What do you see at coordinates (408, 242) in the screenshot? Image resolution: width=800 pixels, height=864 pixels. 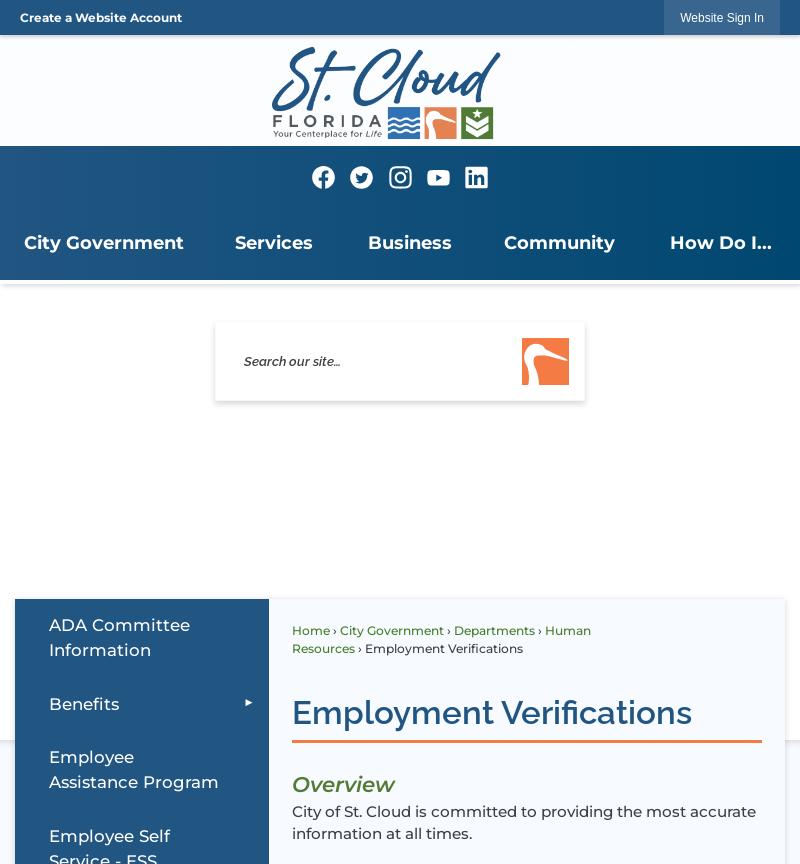 I see `'Business'` at bounding box center [408, 242].